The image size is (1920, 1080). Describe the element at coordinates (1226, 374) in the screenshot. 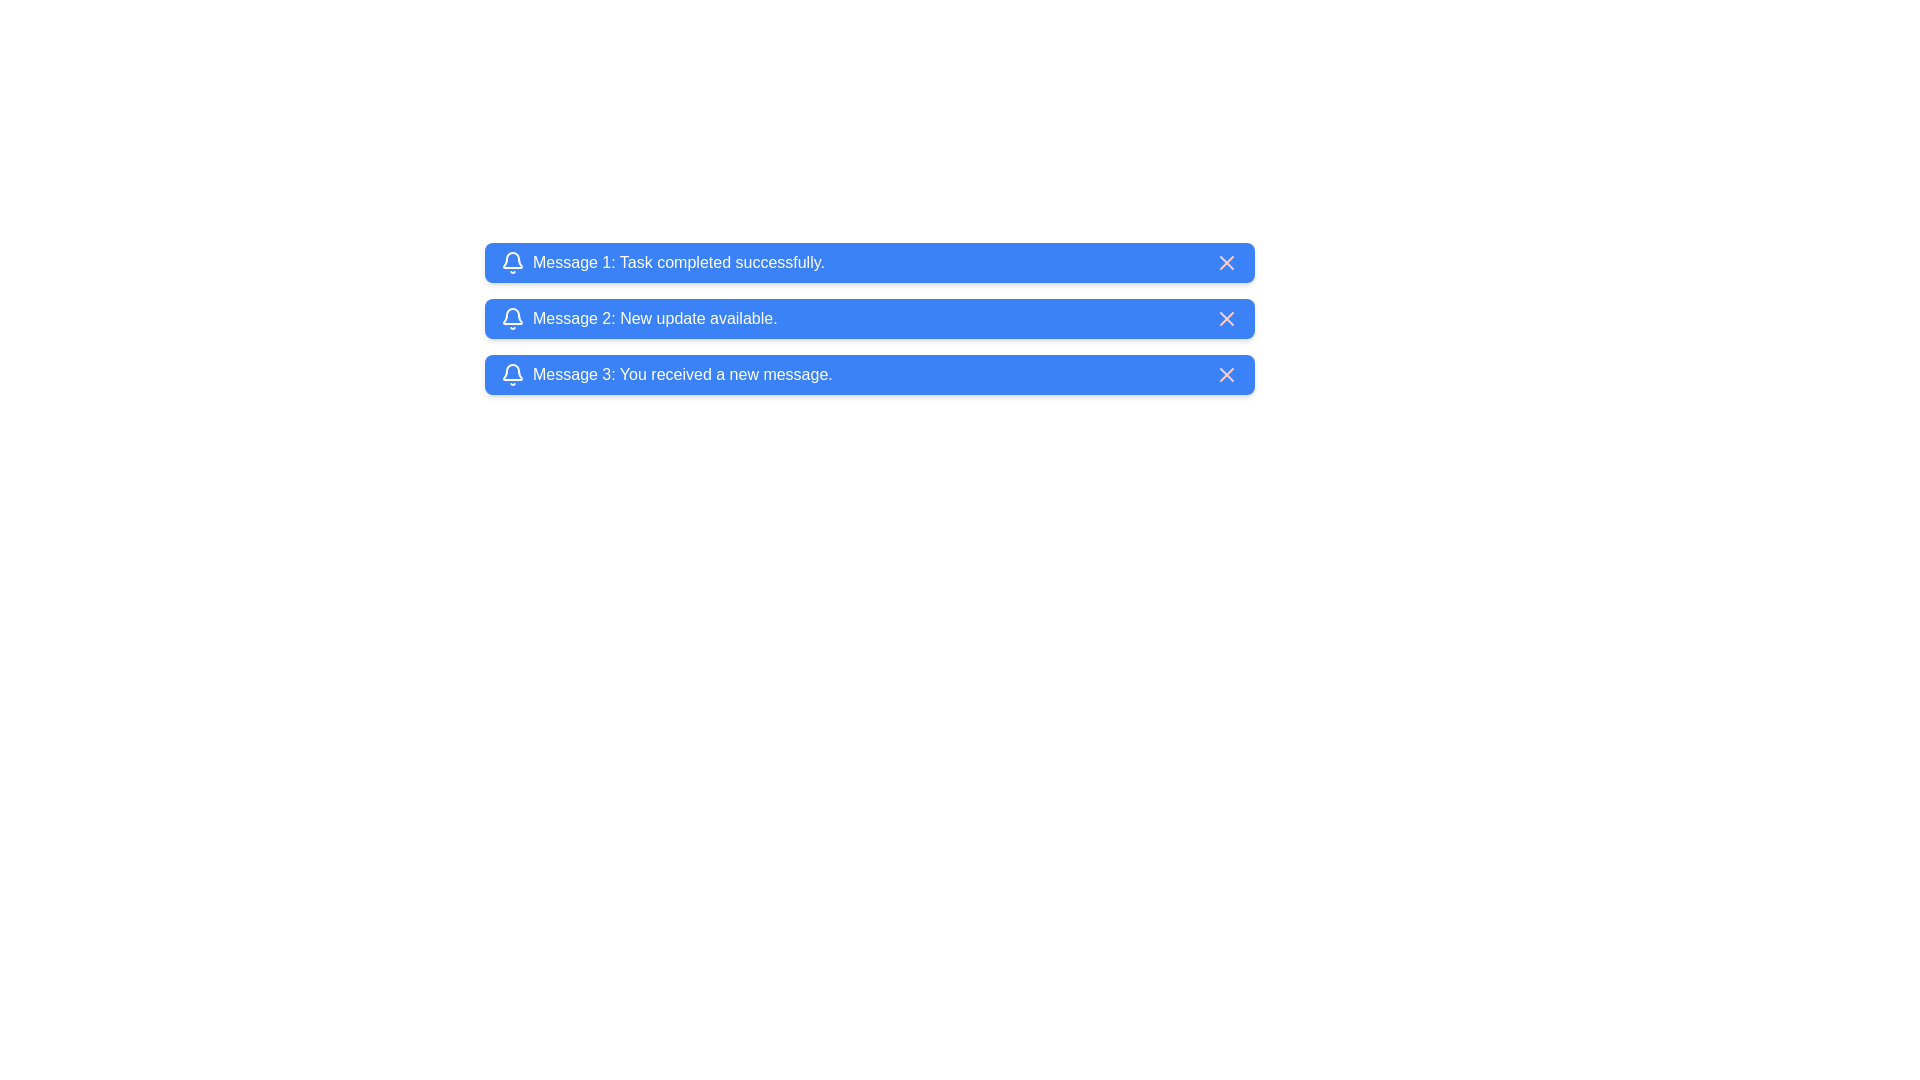

I see `the 'X' icon in the notification that indicates 'You received a new message'` at that location.